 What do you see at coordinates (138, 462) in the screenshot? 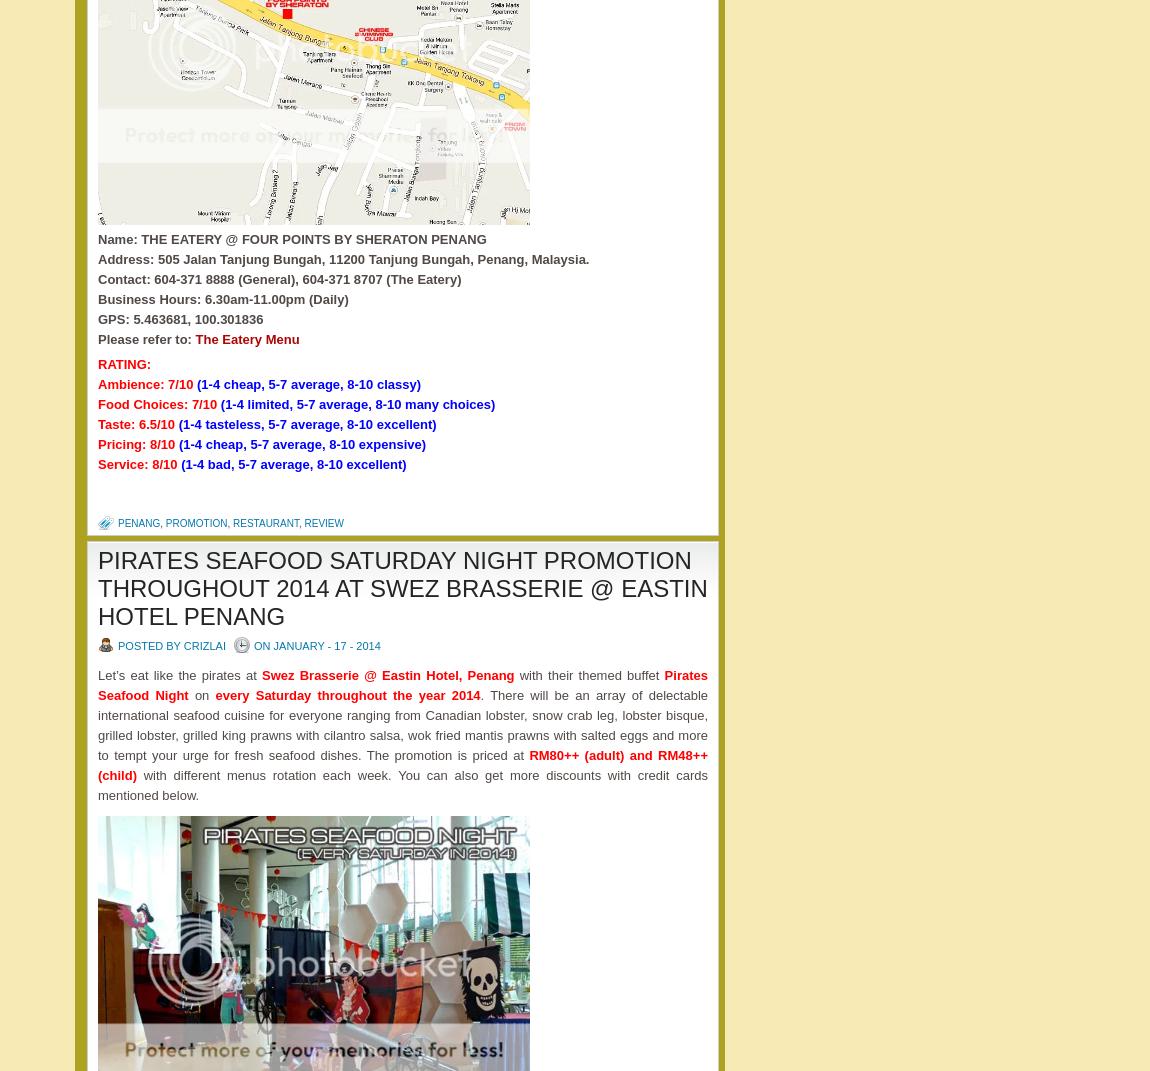
I see `'Service: 8/10'` at bounding box center [138, 462].